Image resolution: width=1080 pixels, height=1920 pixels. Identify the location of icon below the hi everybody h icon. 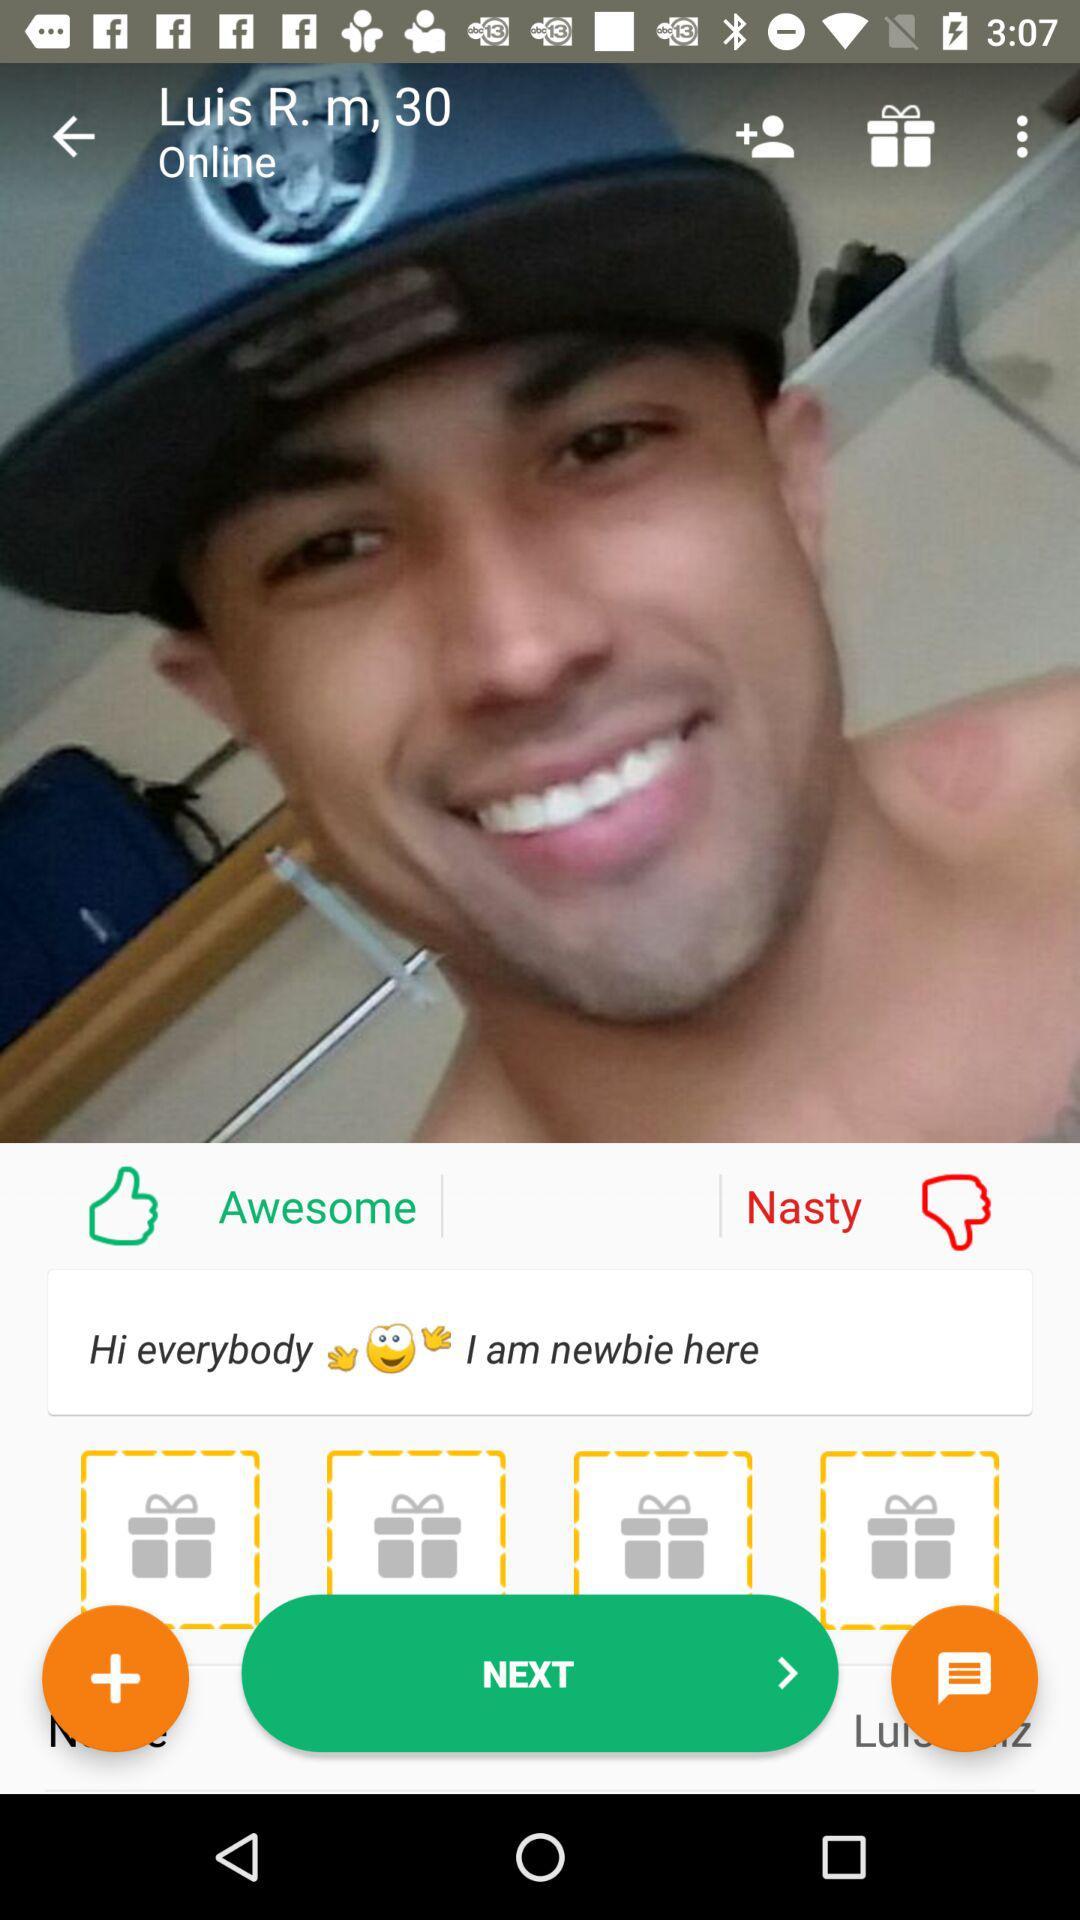
(662, 1539).